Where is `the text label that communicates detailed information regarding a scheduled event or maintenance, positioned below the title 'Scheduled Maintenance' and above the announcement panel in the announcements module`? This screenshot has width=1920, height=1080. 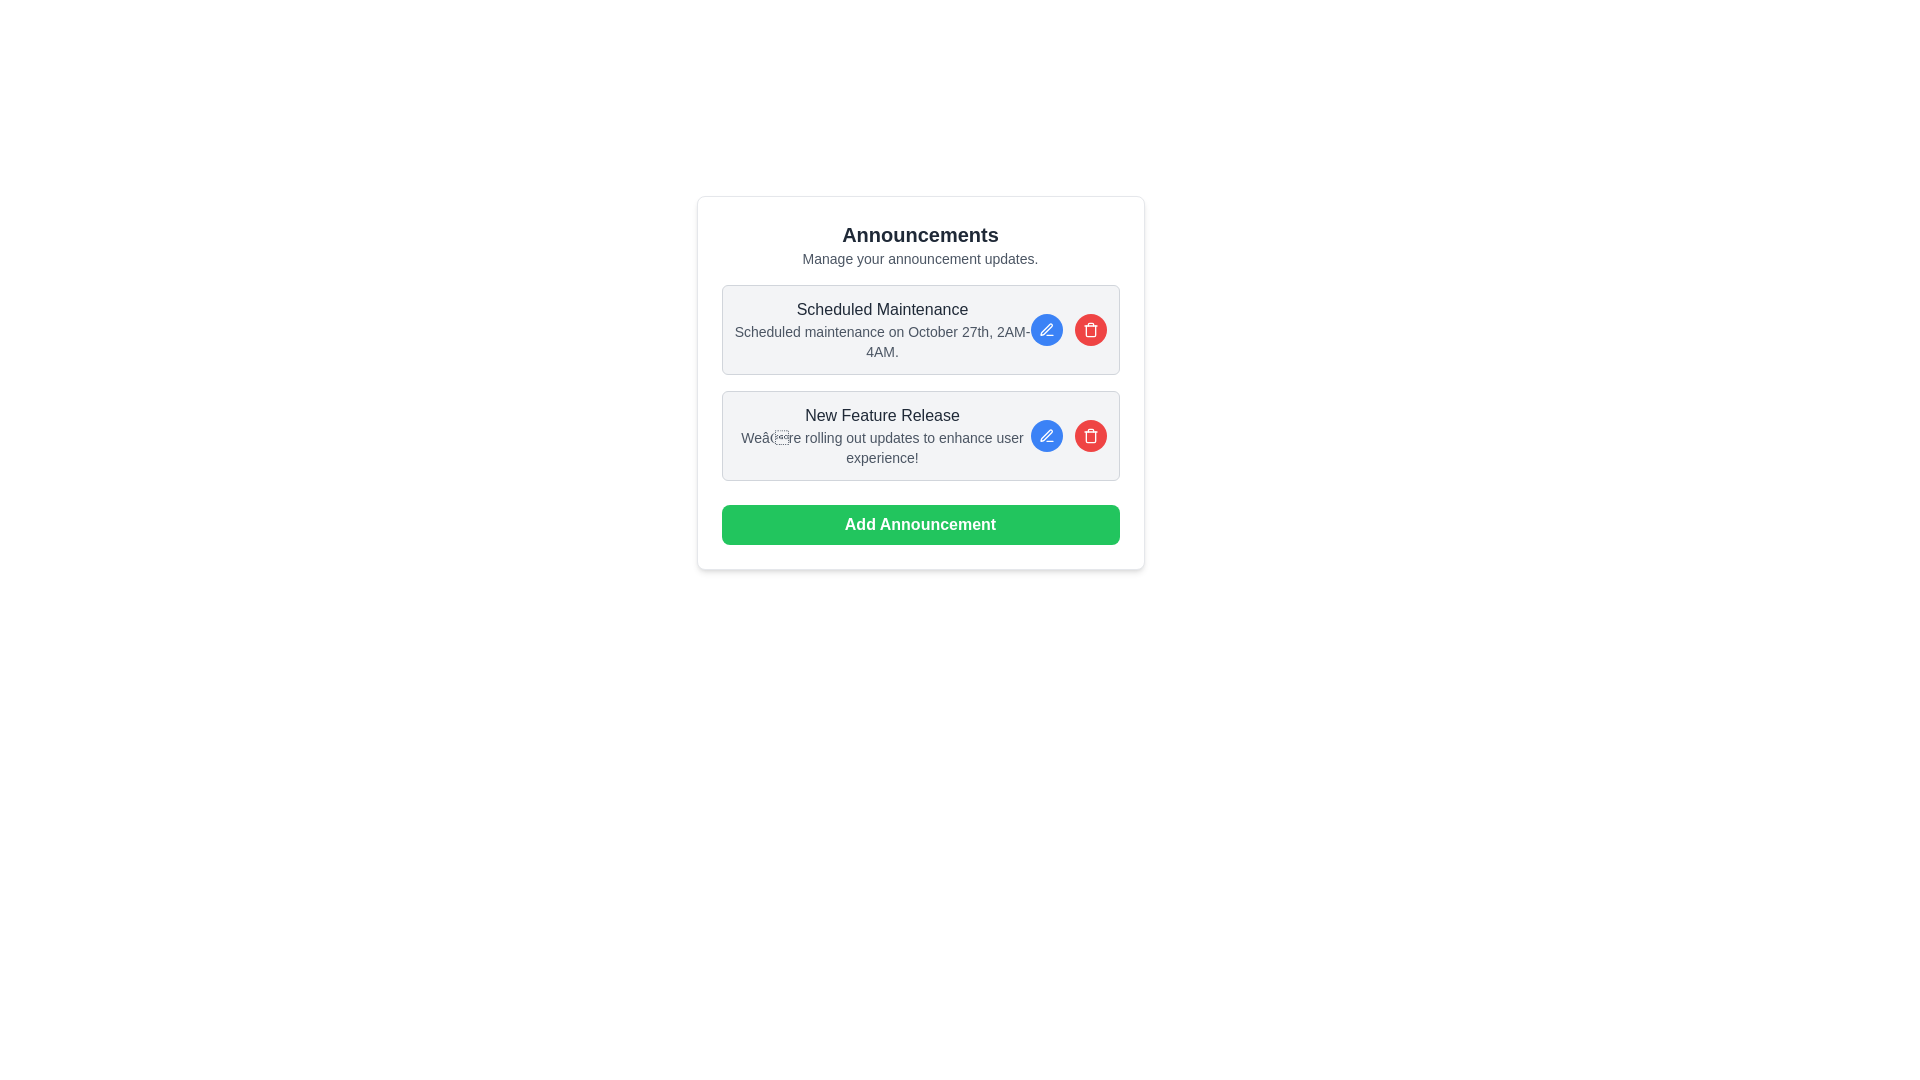
the text label that communicates detailed information regarding a scheduled event or maintenance, positioned below the title 'Scheduled Maintenance' and above the announcement panel in the announcements module is located at coordinates (881, 341).